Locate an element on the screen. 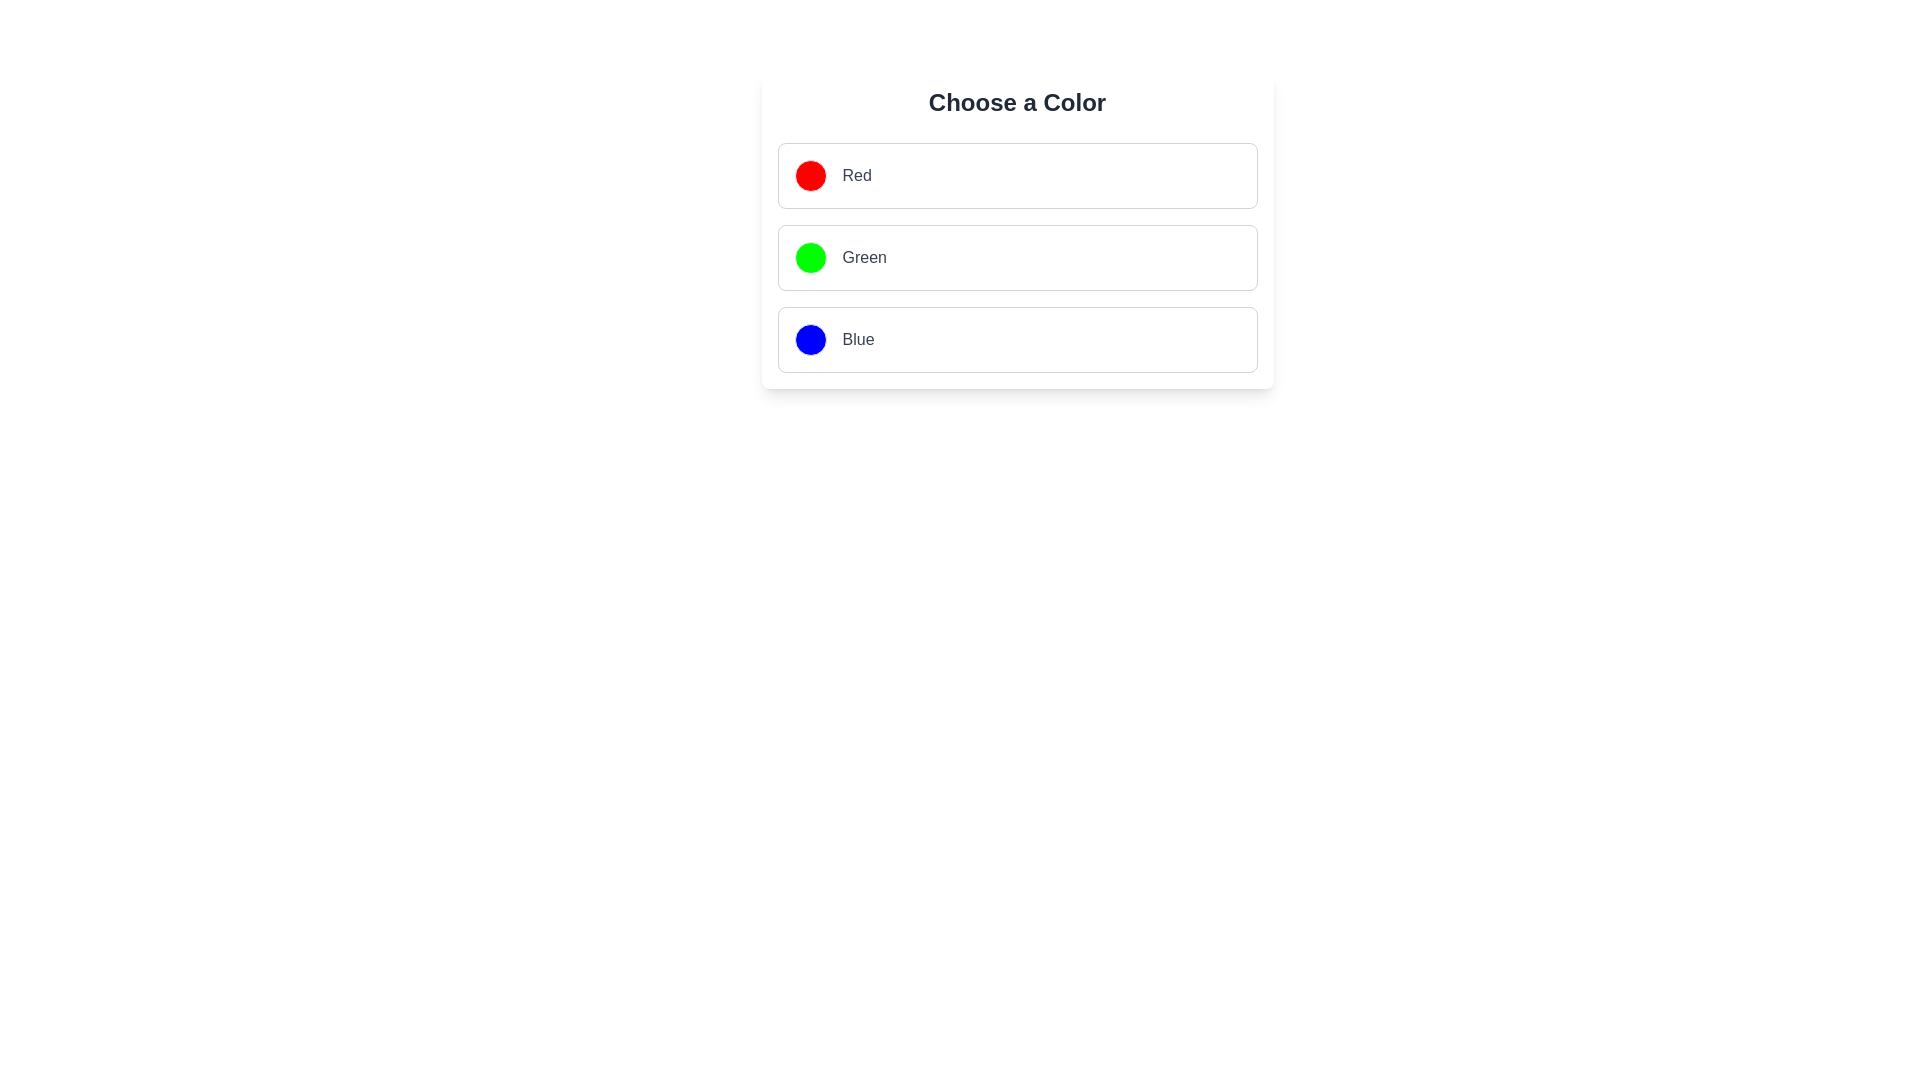 The width and height of the screenshot is (1920, 1080). the header text element that reads 'Choose a Color', which is prominently displayed in bold, large font at the top of the color selection interface is located at coordinates (1017, 103).